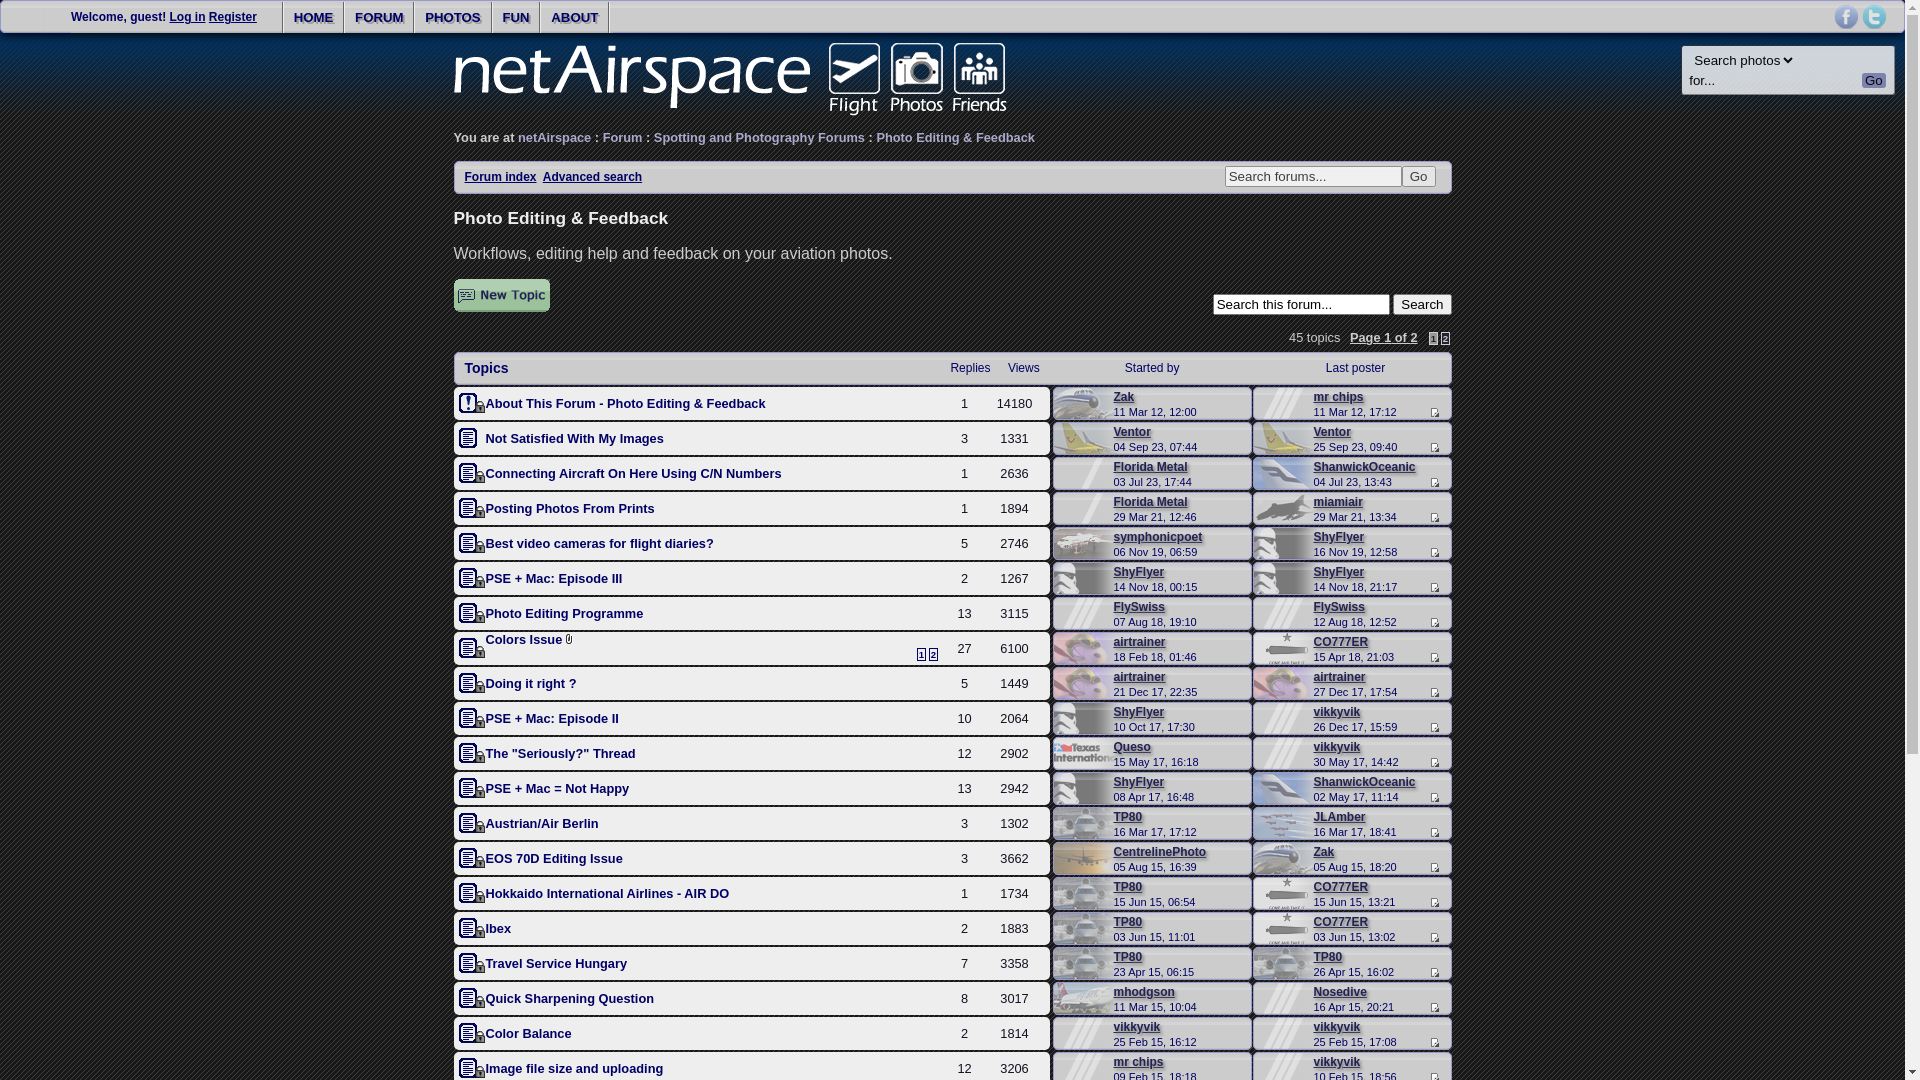 This screenshot has height=1080, width=1920. I want to click on 'PSE + Mac: Episode II', so click(552, 717).